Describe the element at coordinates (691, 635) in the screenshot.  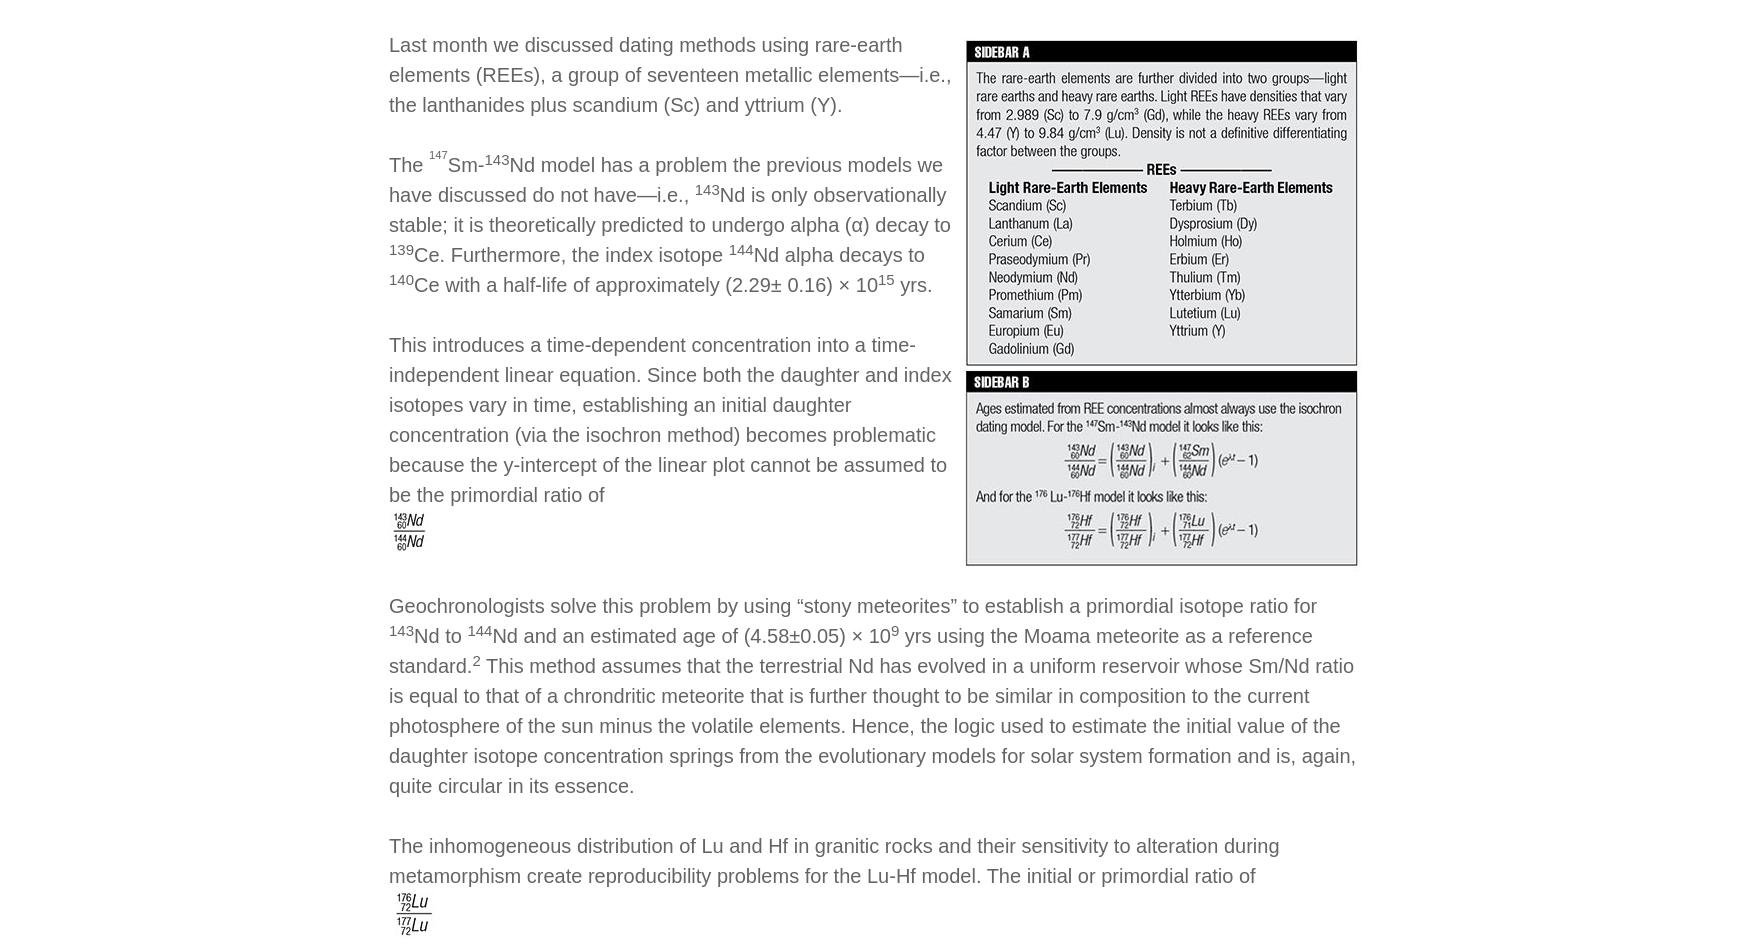
I see `'Nd and an estimated age of (4.58±0.05) × 10'` at that location.